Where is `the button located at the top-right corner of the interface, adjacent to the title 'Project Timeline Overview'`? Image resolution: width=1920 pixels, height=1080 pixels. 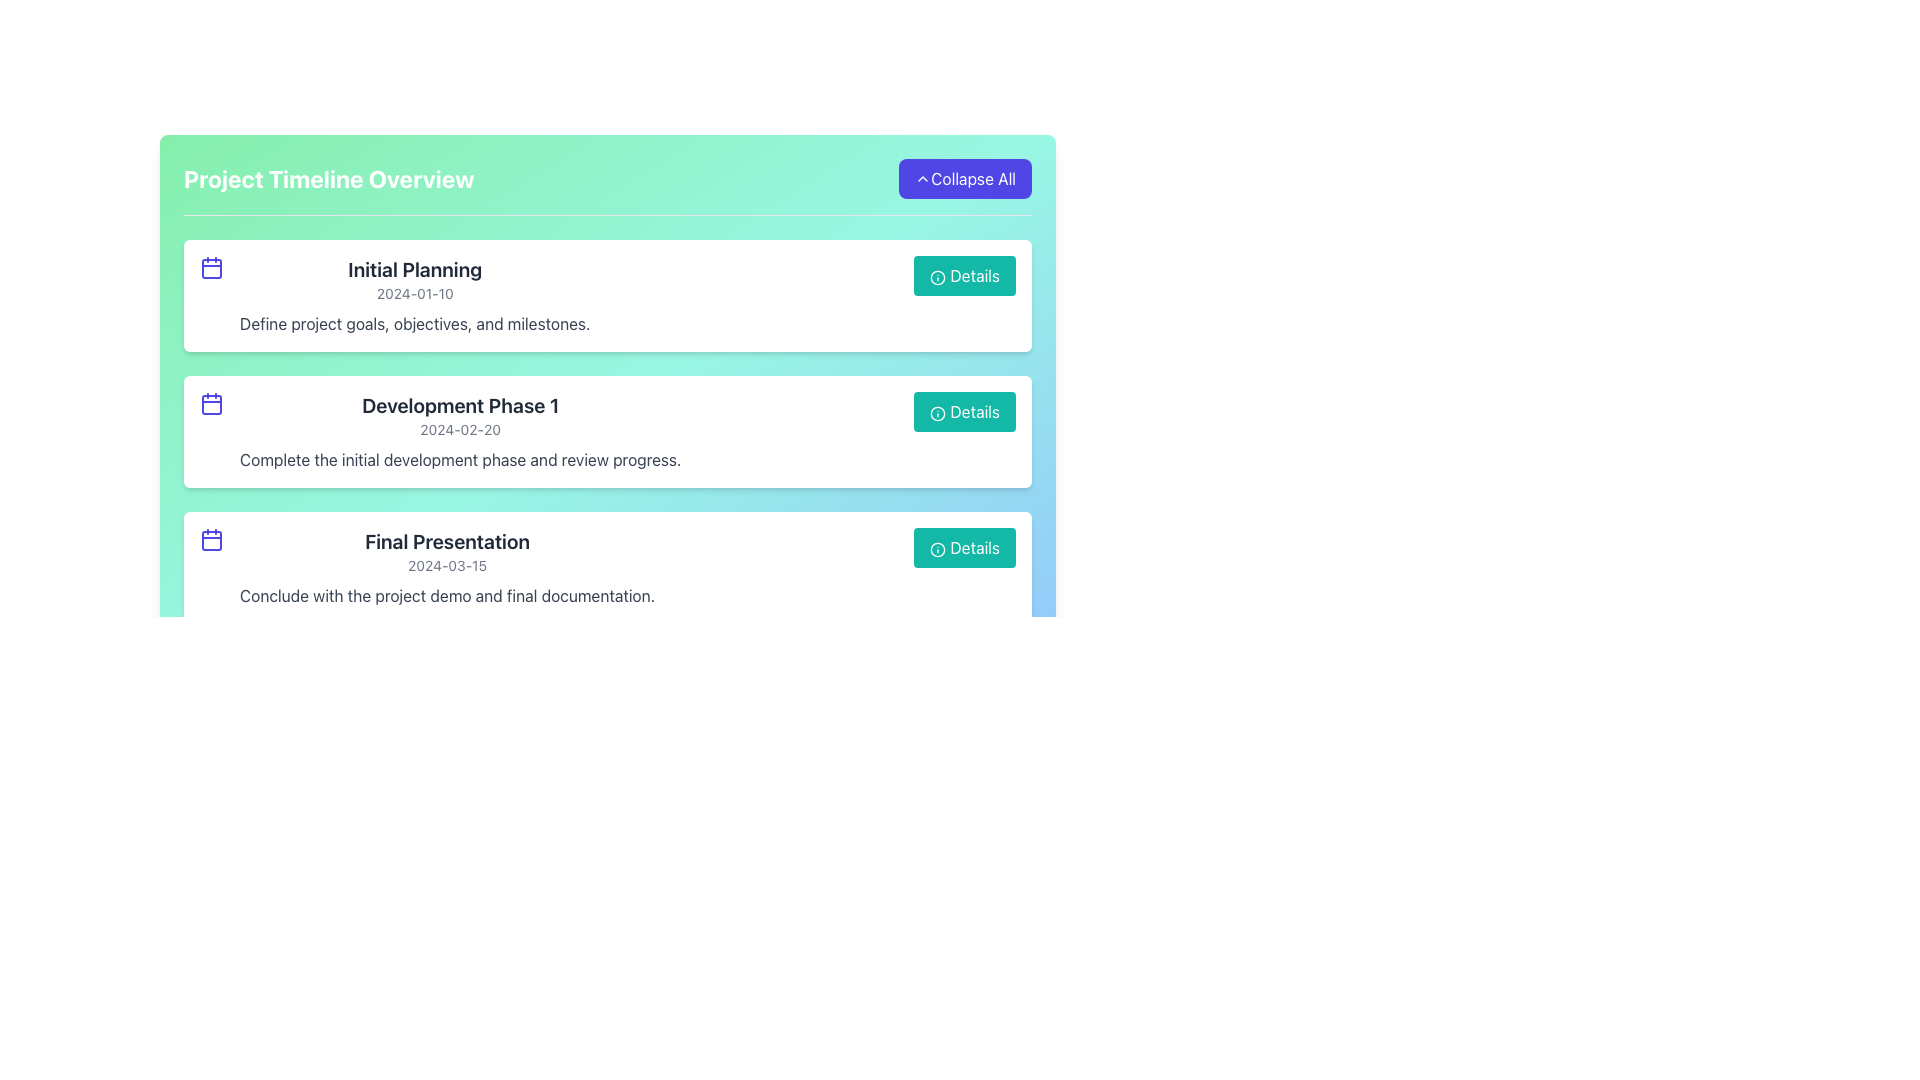
the button located at the top-right corner of the interface, adjacent to the title 'Project Timeline Overview' is located at coordinates (965, 177).